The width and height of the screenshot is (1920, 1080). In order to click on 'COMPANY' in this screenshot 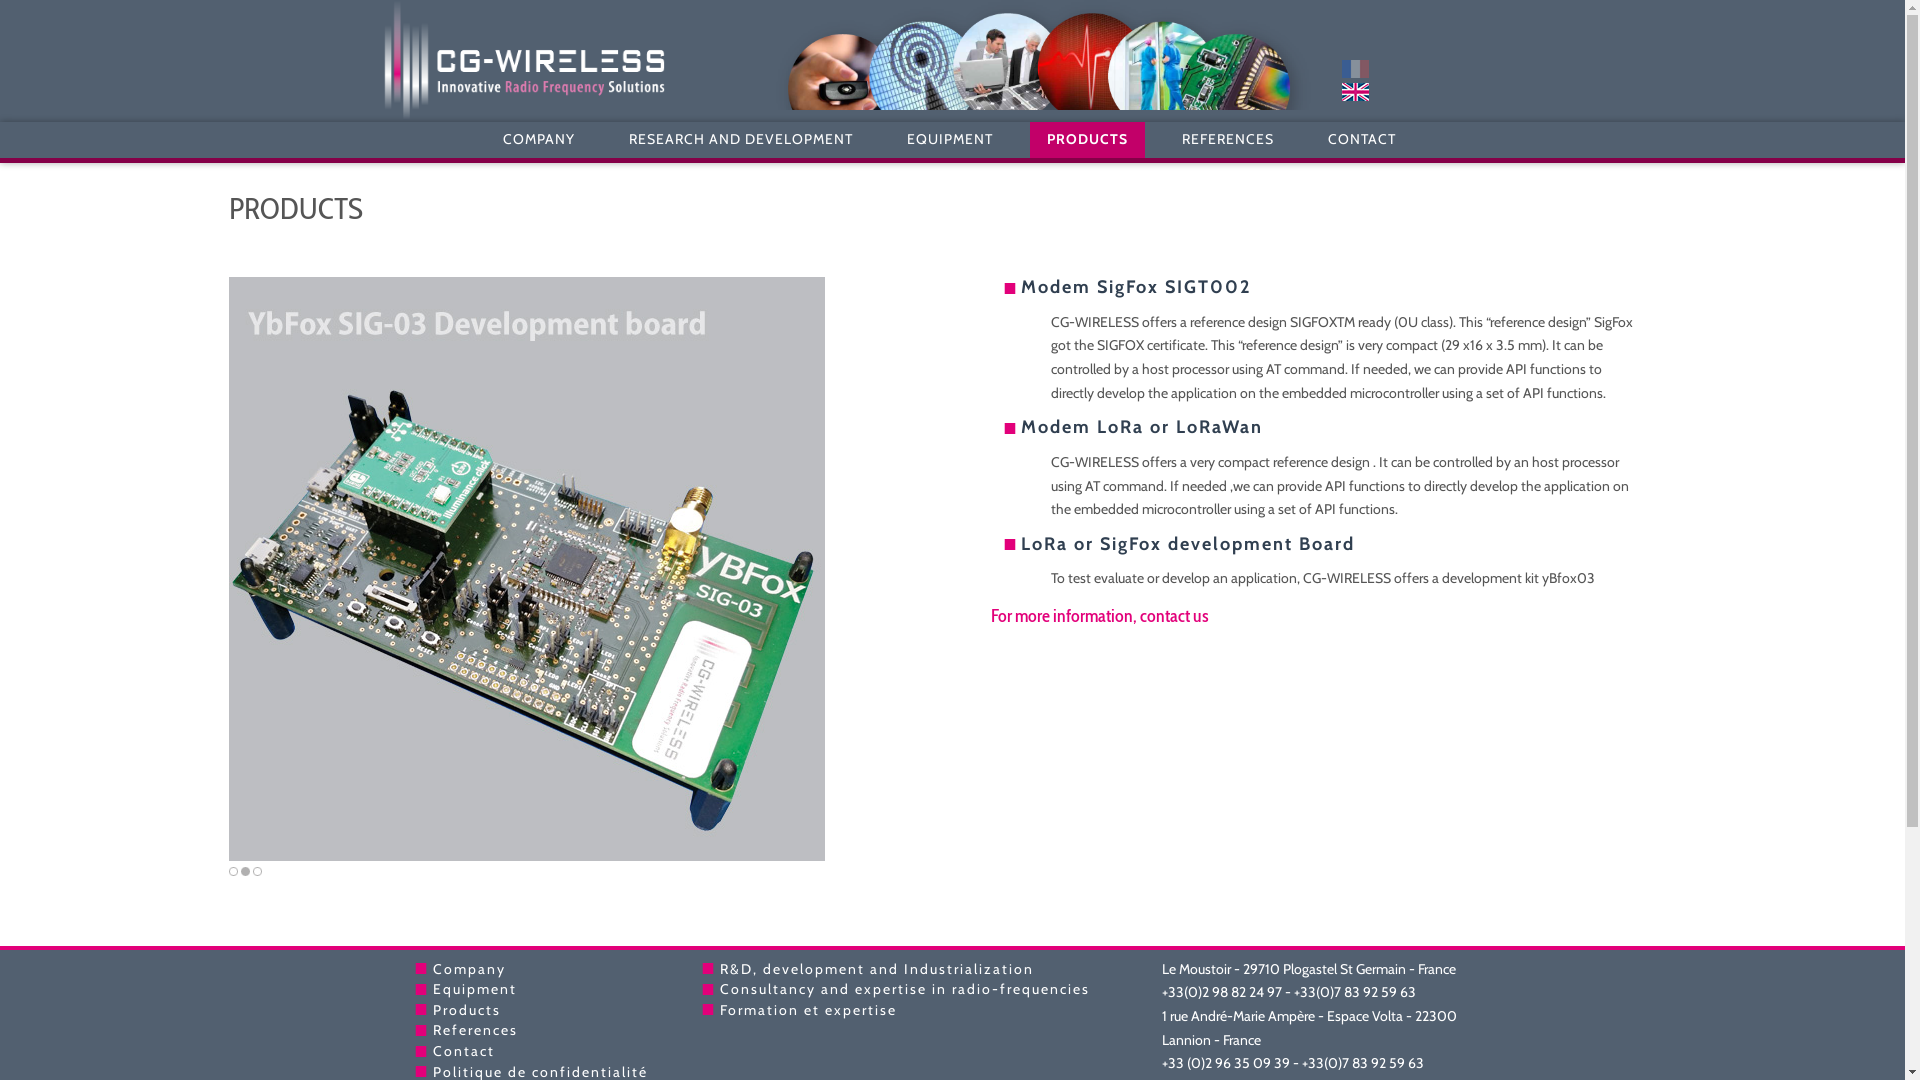, I will do `click(538, 138)`.